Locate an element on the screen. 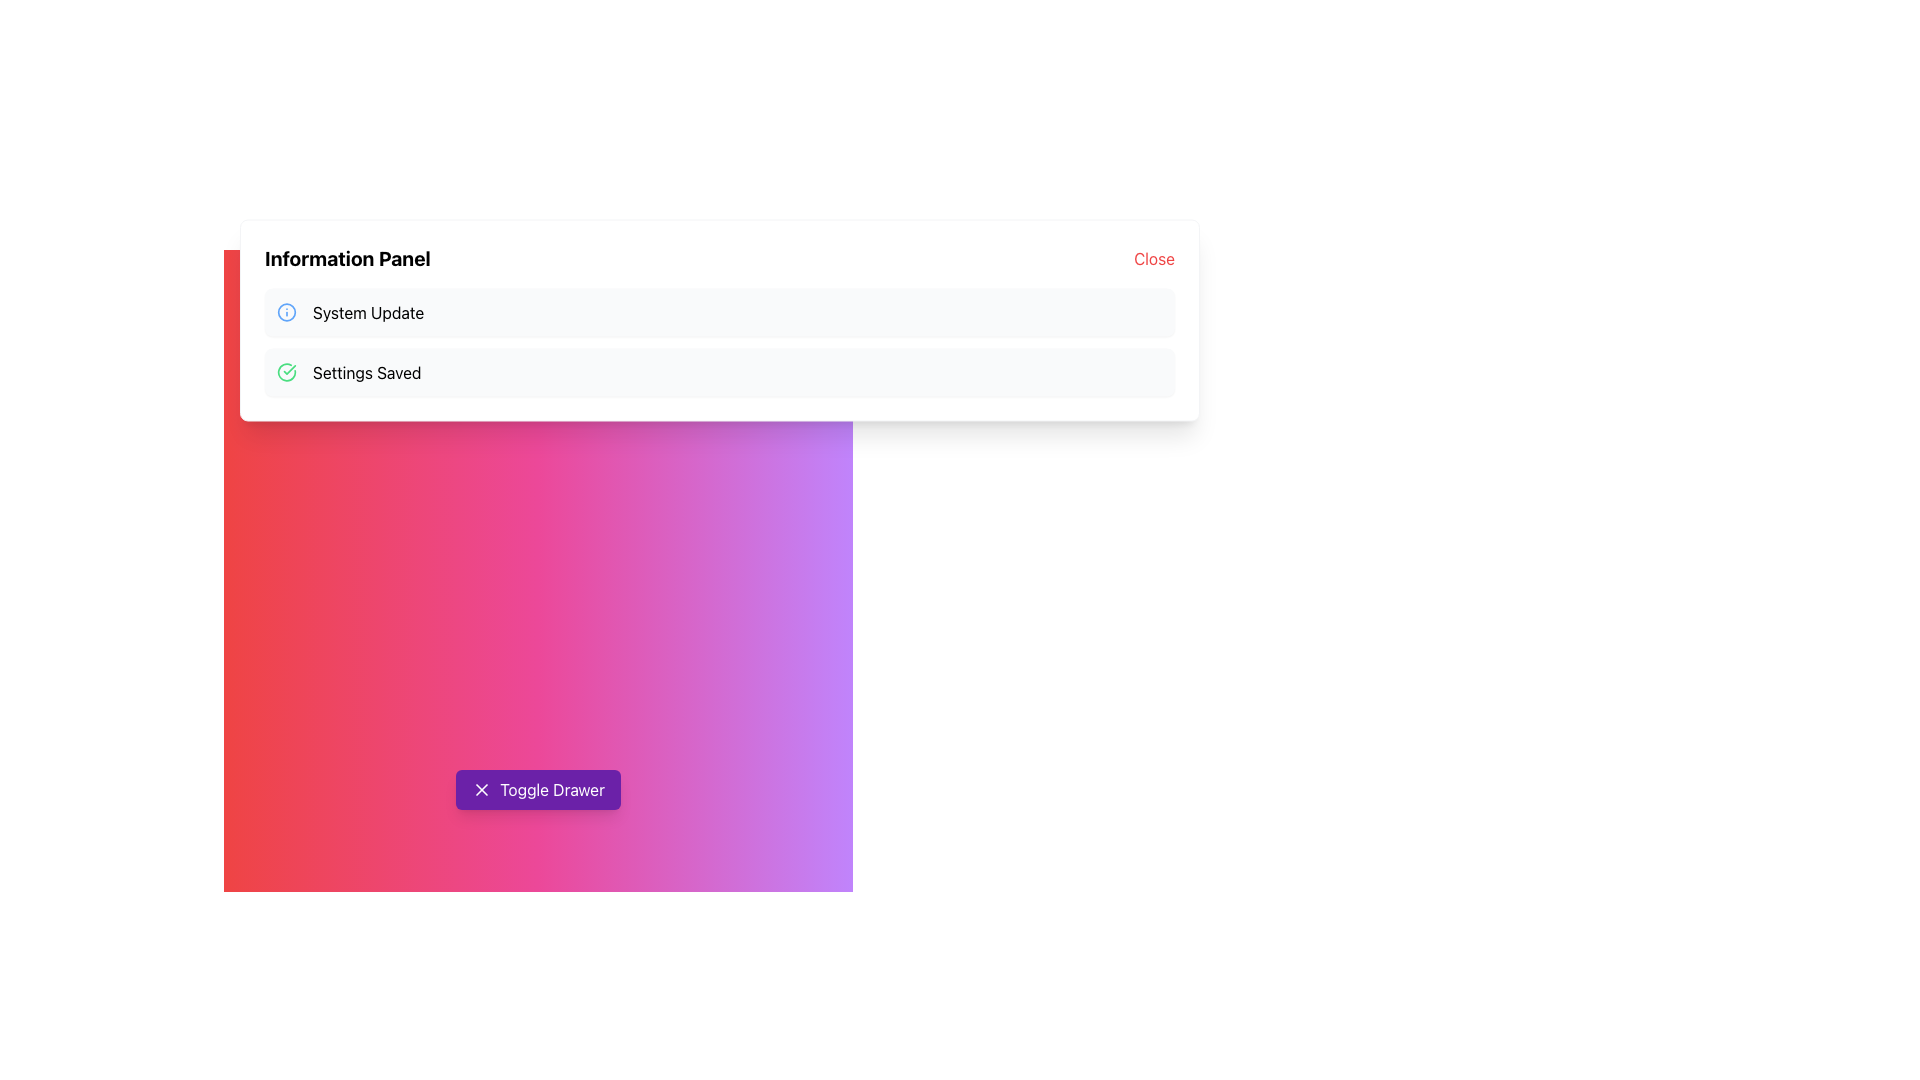 Image resolution: width=1920 pixels, height=1080 pixels. the Circular icon next to the 'System Update' message in the Information Panel is located at coordinates (286, 312).